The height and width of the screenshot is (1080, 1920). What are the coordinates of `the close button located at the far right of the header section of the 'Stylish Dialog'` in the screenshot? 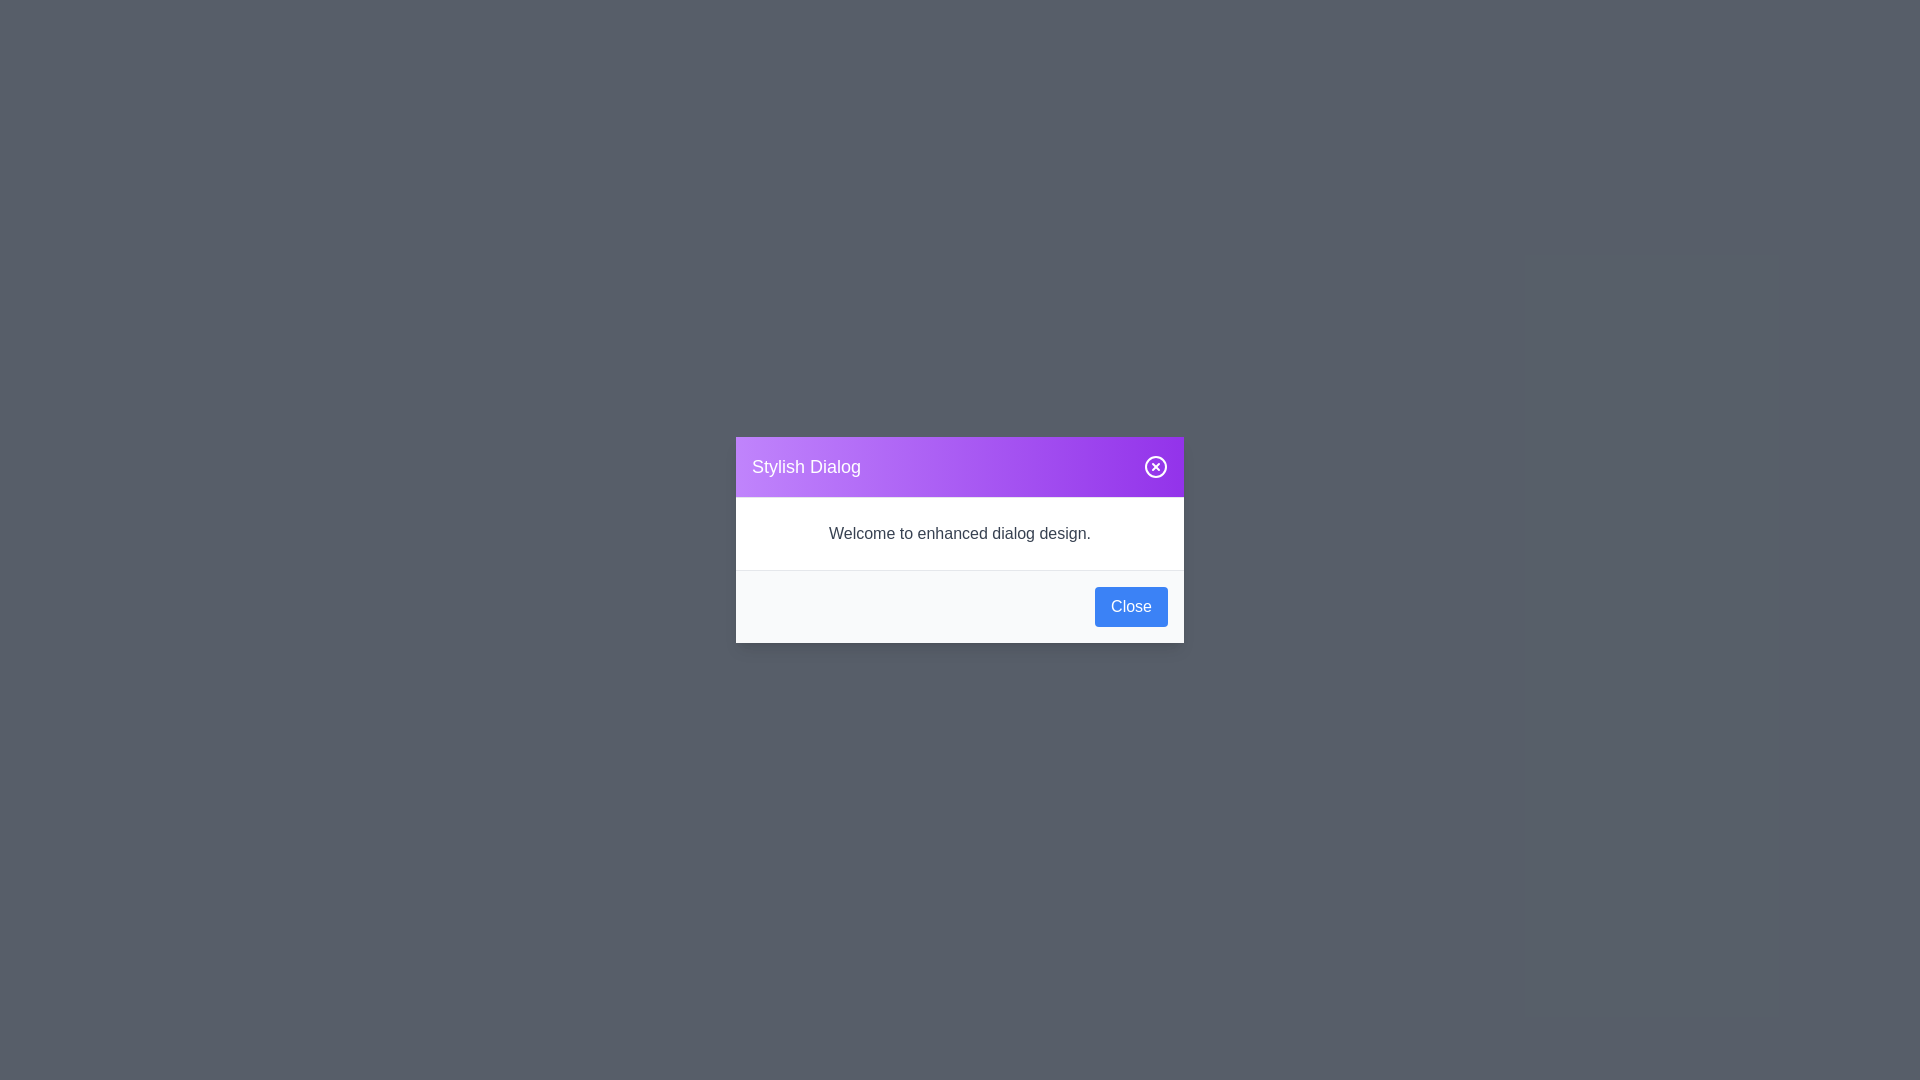 It's located at (1156, 466).